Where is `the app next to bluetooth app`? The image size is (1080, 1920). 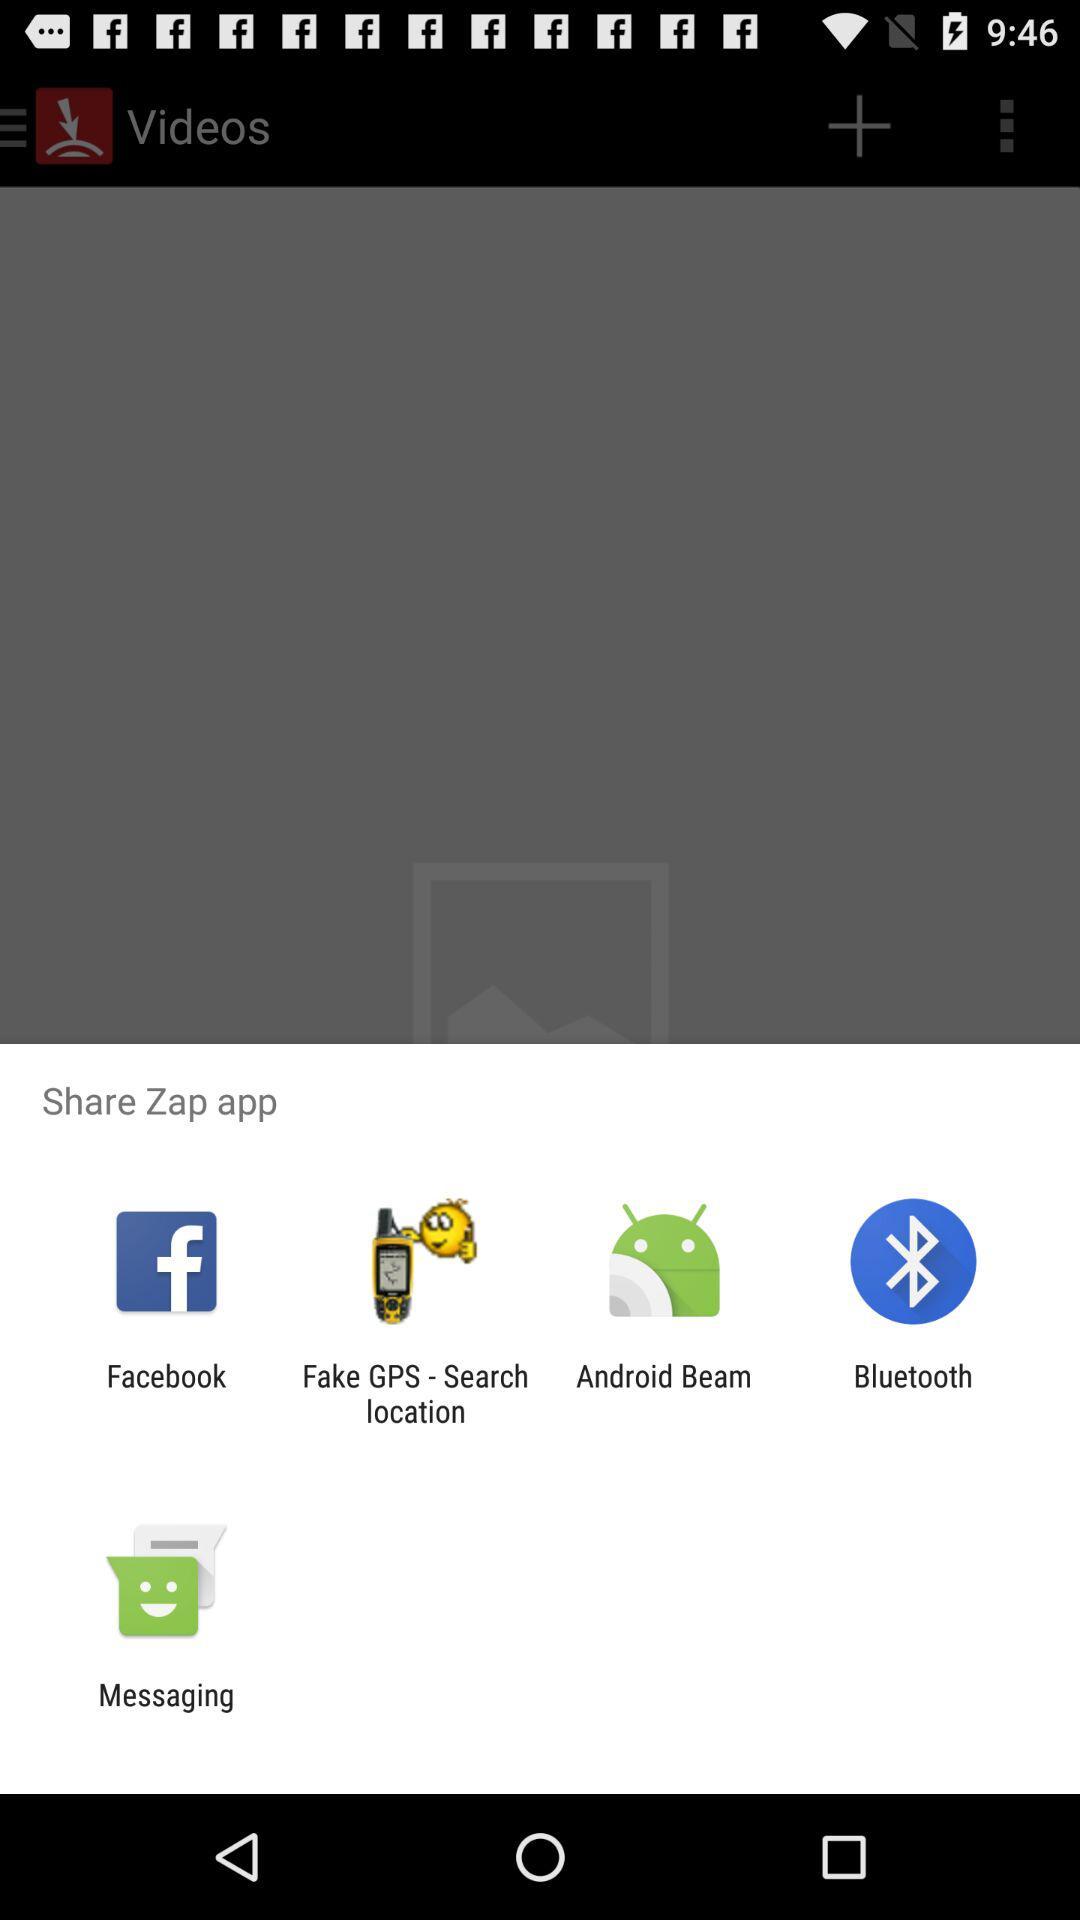
the app next to bluetooth app is located at coordinates (664, 1392).